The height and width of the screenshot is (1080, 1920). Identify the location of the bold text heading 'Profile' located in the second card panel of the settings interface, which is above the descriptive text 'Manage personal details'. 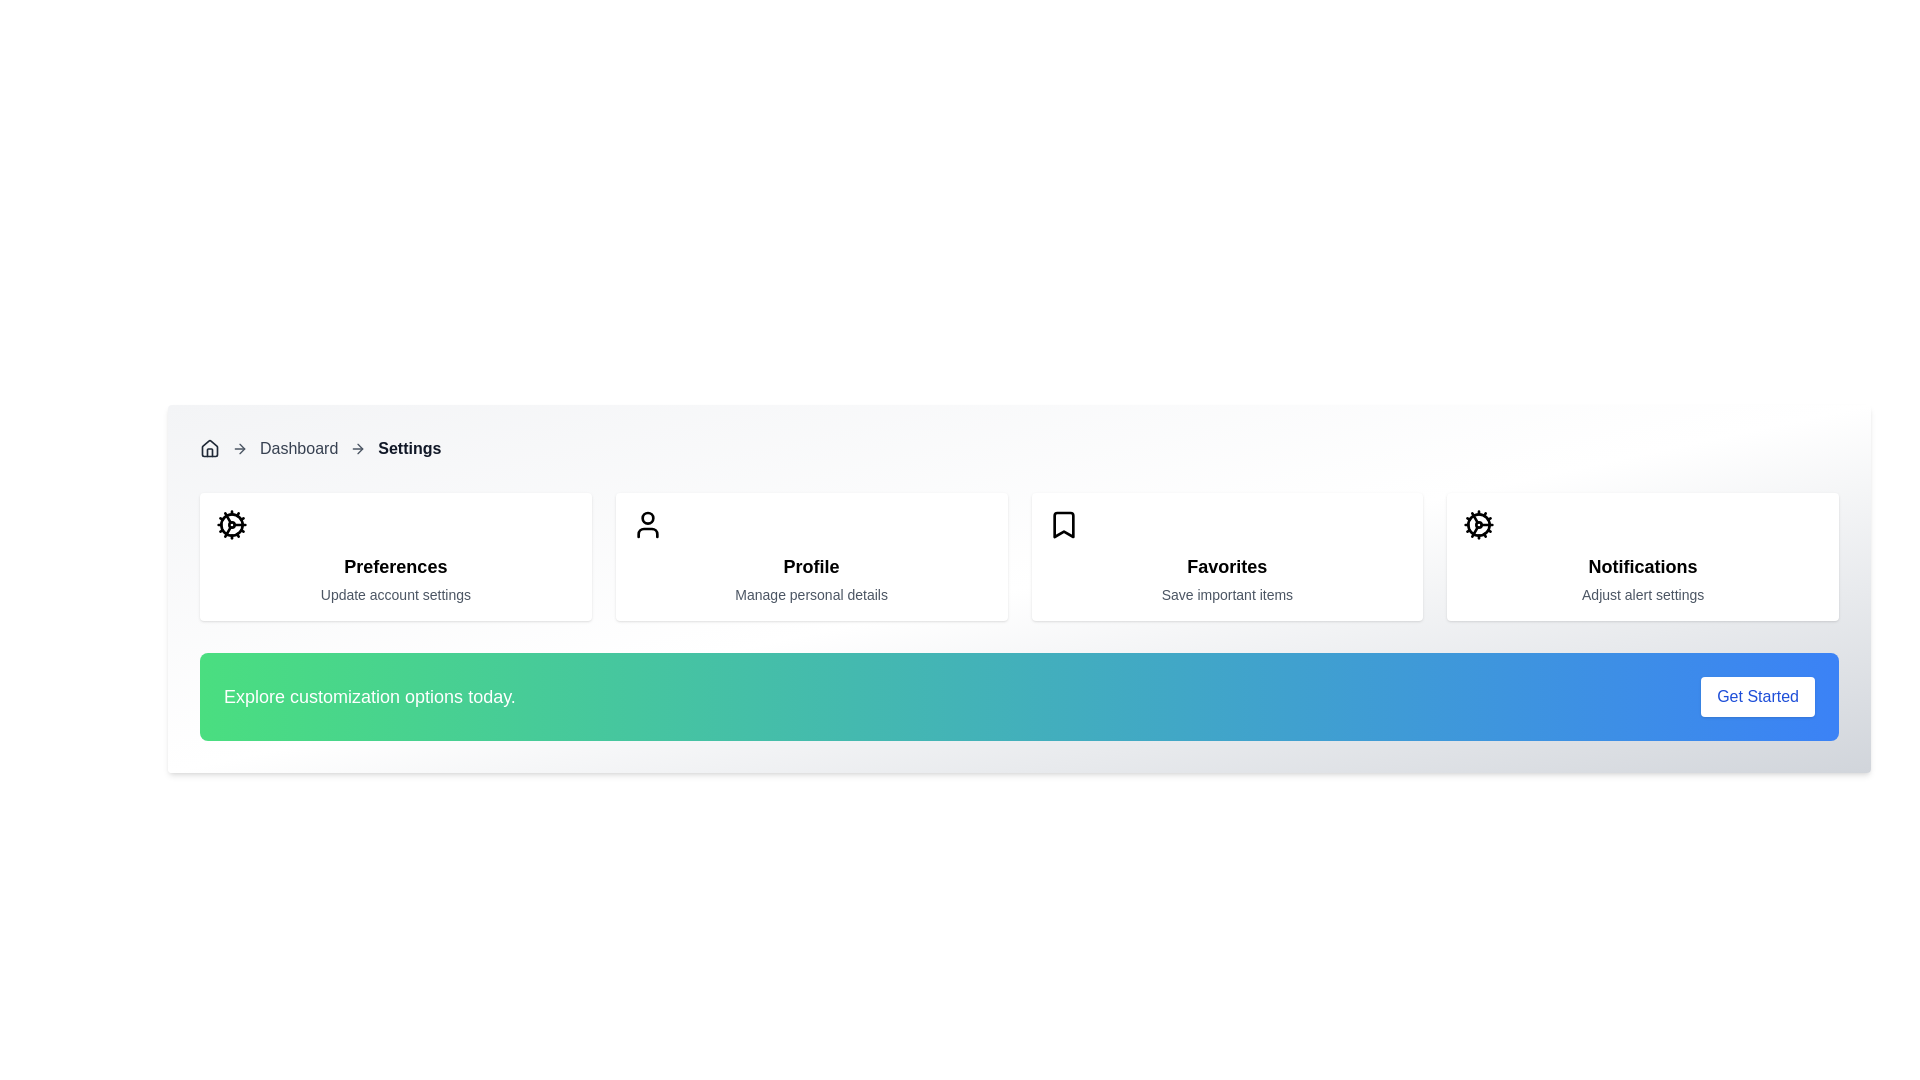
(811, 567).